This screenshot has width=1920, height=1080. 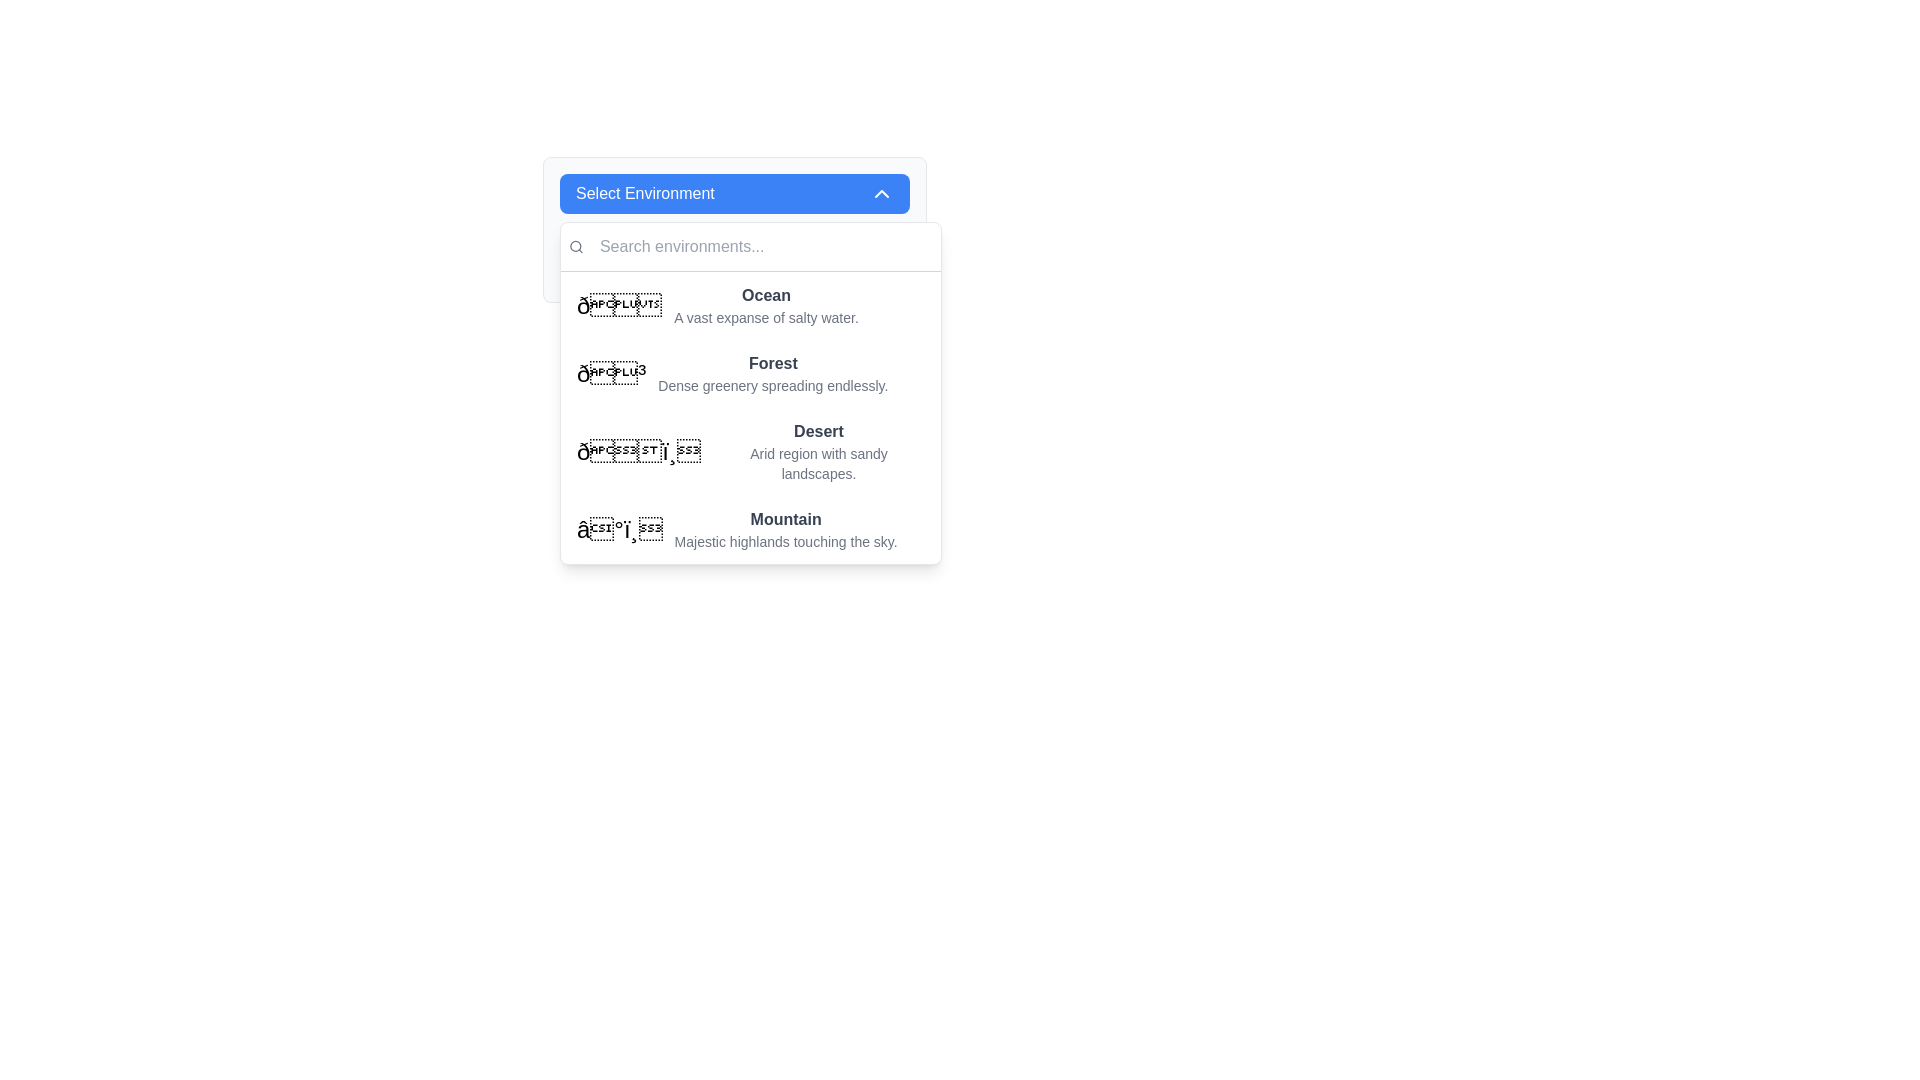 I want to click on the descriptive text label that provides additional information about the 'Desert' option in the dropdown menu, so click(x=819, y=463).